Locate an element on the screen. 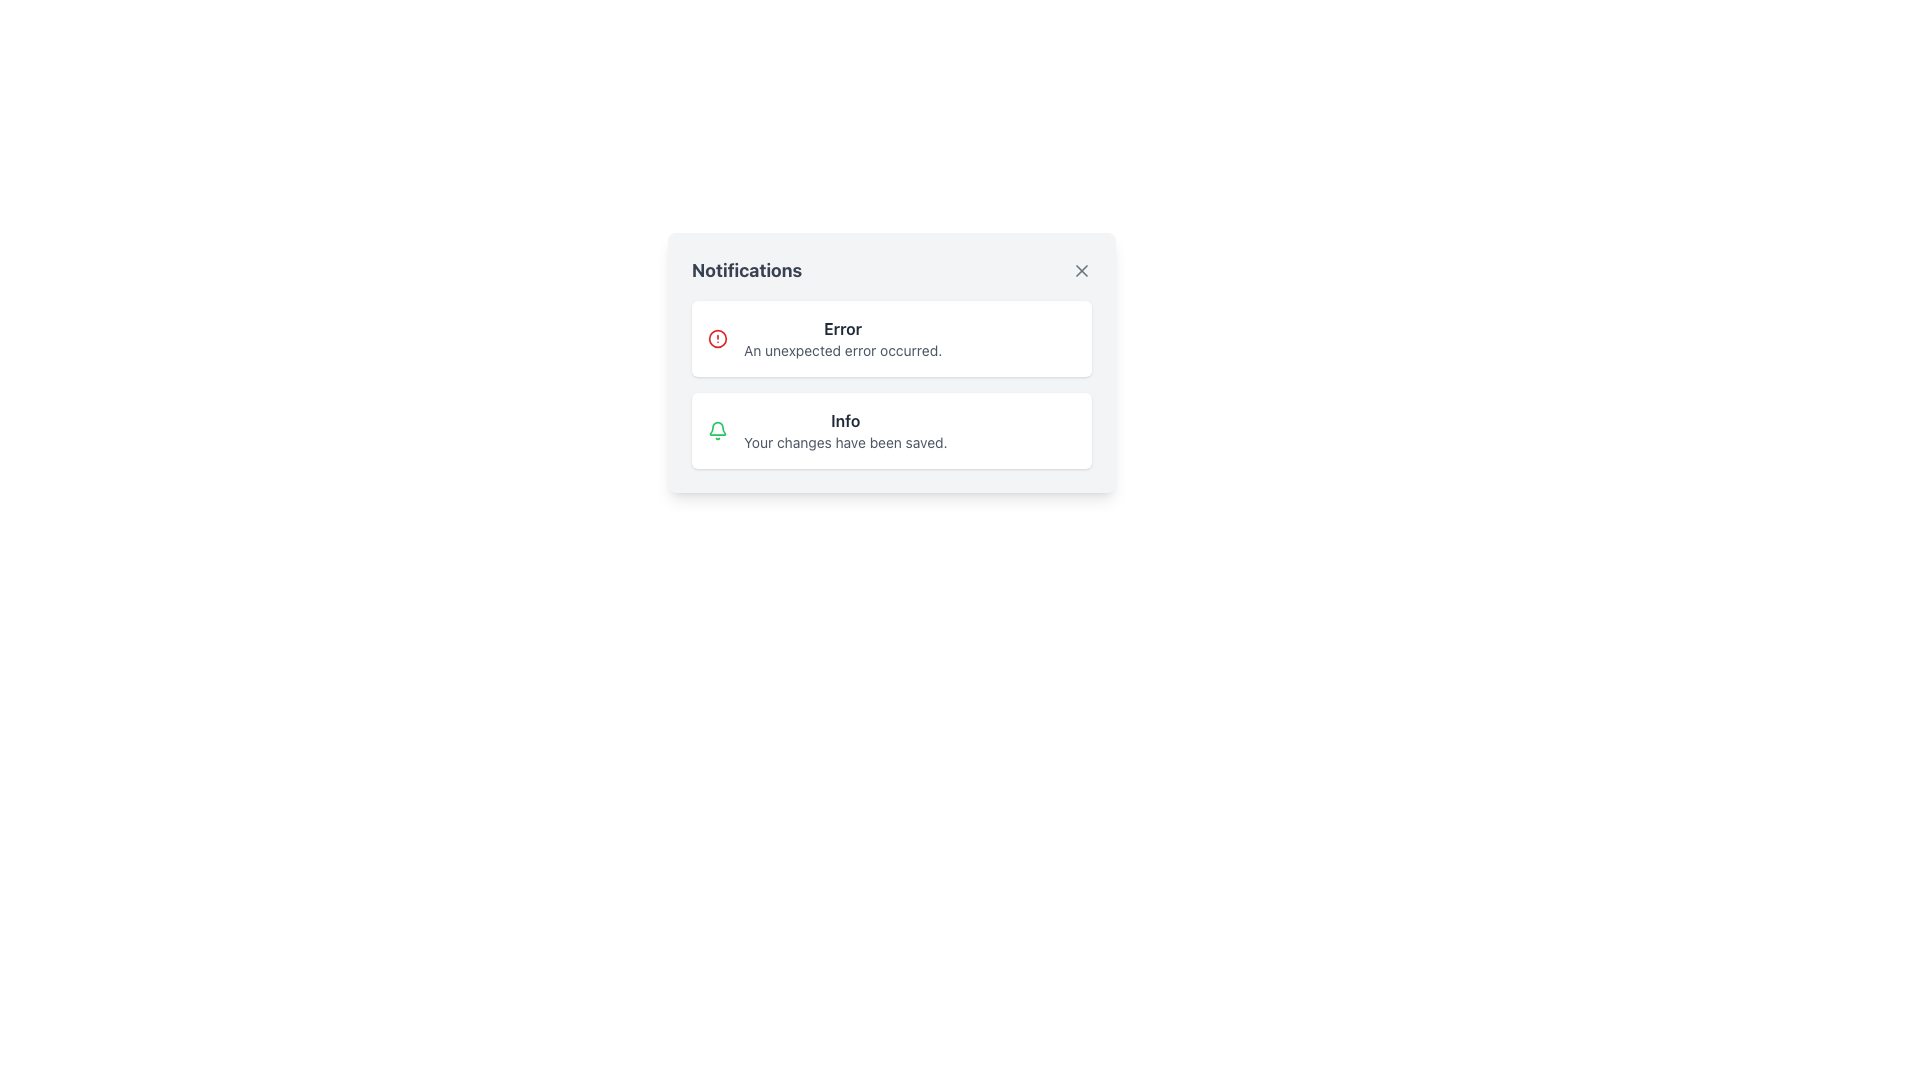 This screenshot has height=1080, width=1920. the bell-shaped notification icon with a green outline, which is located on the far left side of the notification box containing the text 'Info' and 'Your changes have been saved.' is located at coordinates (718, 430).